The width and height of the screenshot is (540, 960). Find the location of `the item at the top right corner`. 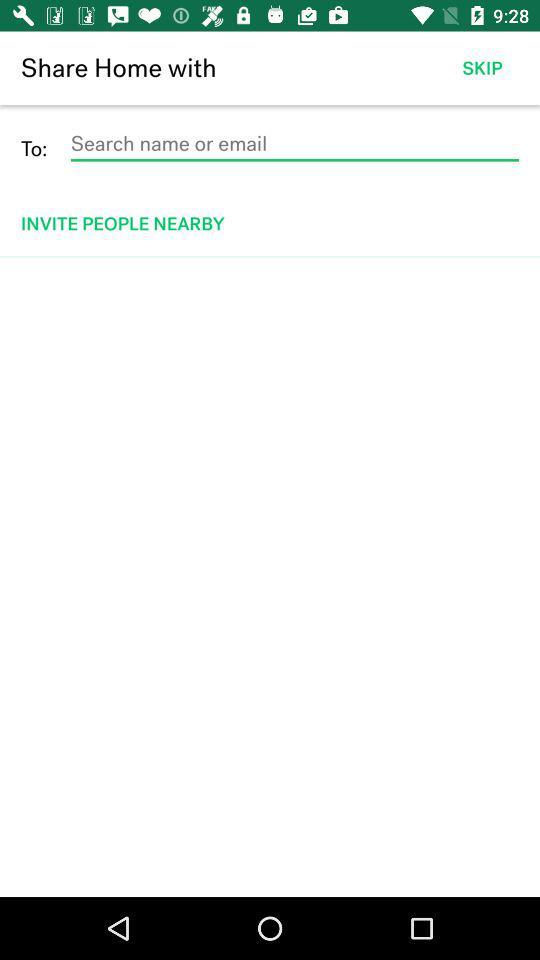

the item at the top right corner is located at coordinates (481, 68).